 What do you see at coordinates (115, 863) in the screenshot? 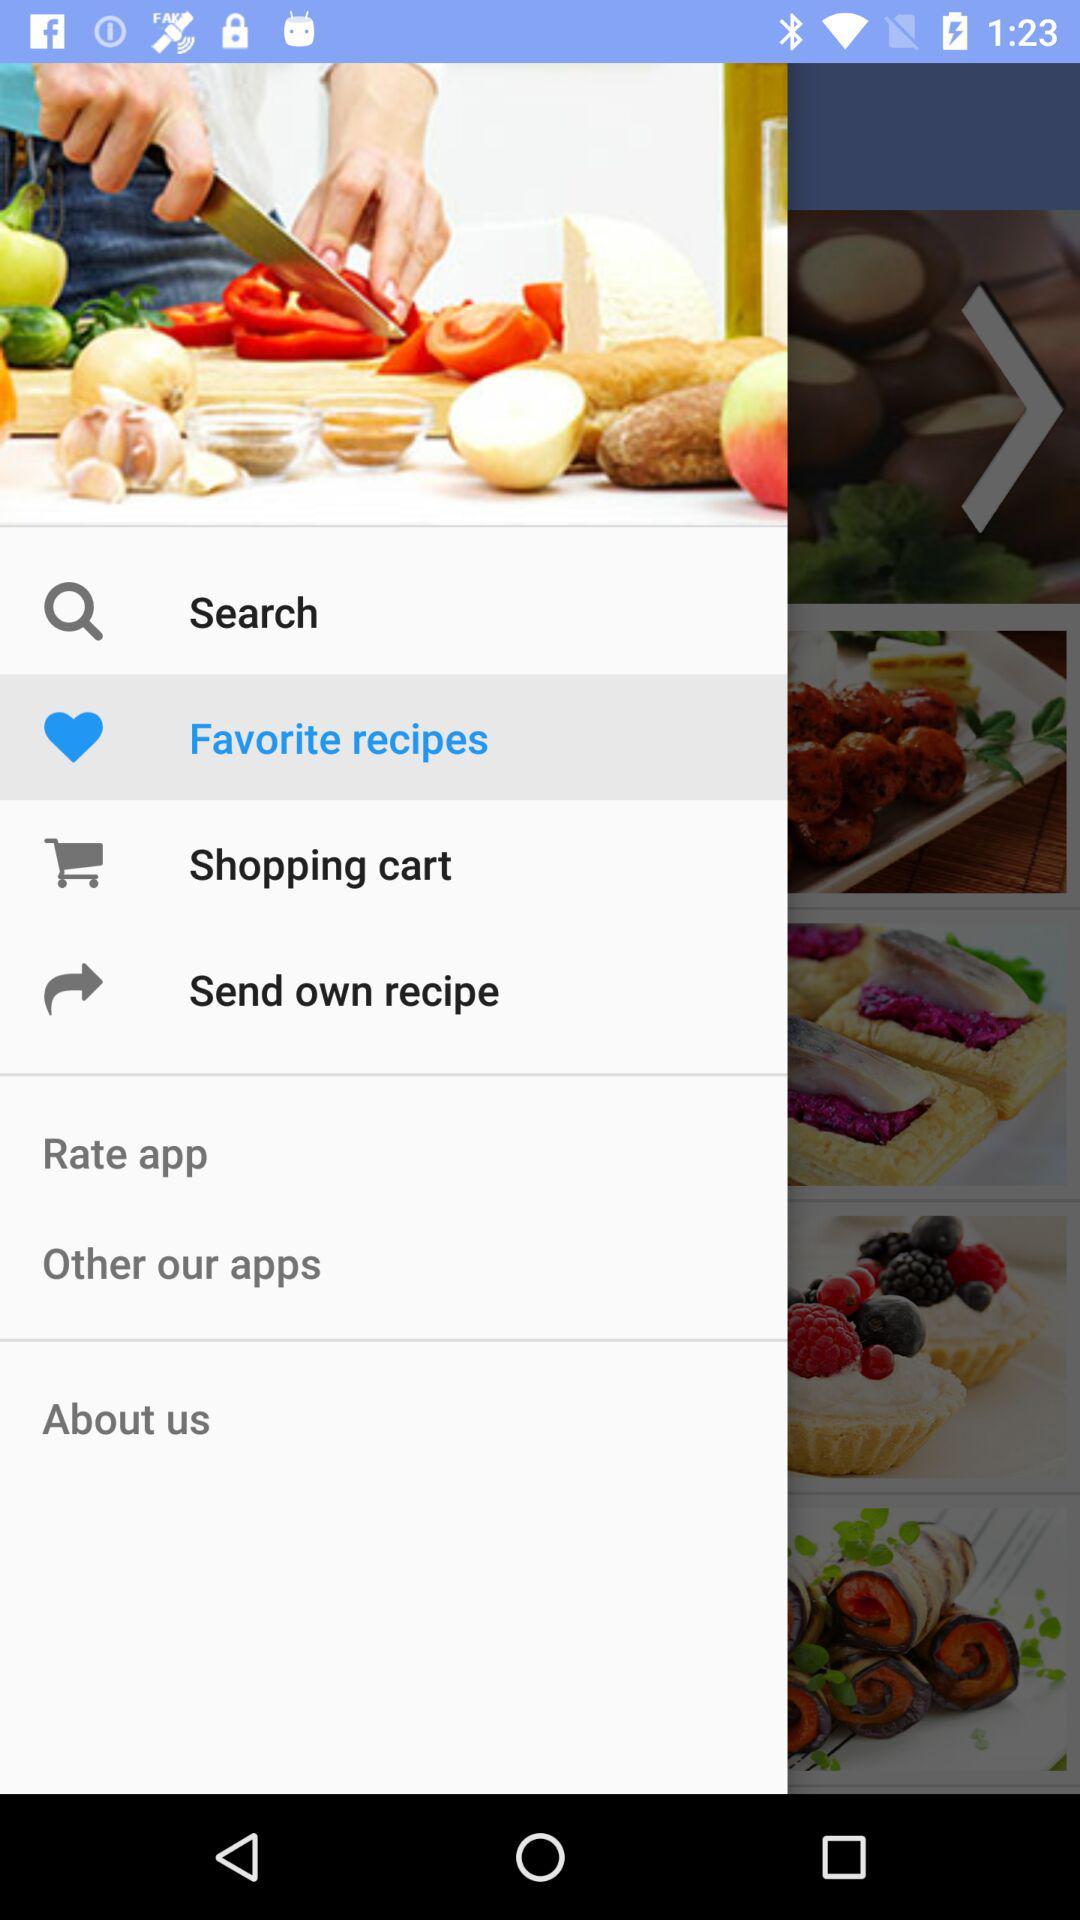
I see `the cart icon beside shopping cart` at bounding box center [115, 863].